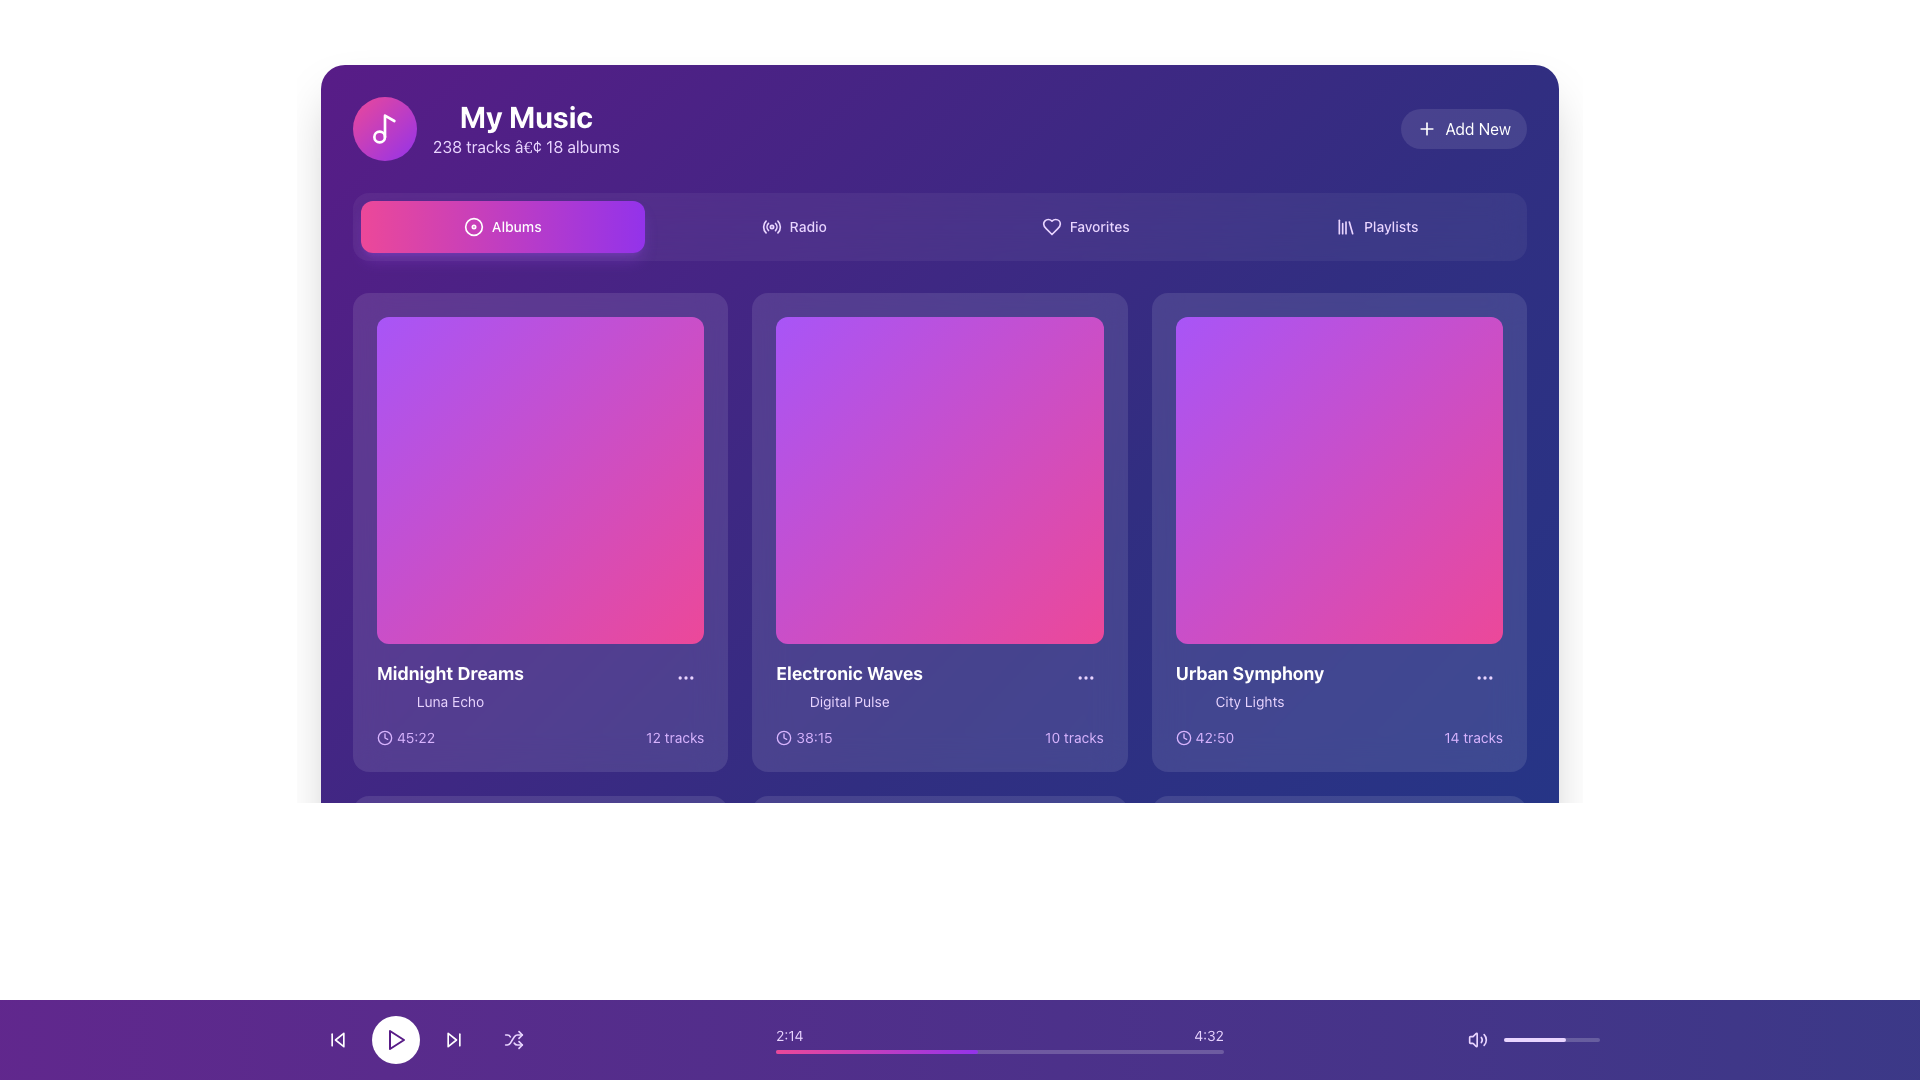 The image size is (1920, 1080). I want to click on the volume, so click(1543, 1039).